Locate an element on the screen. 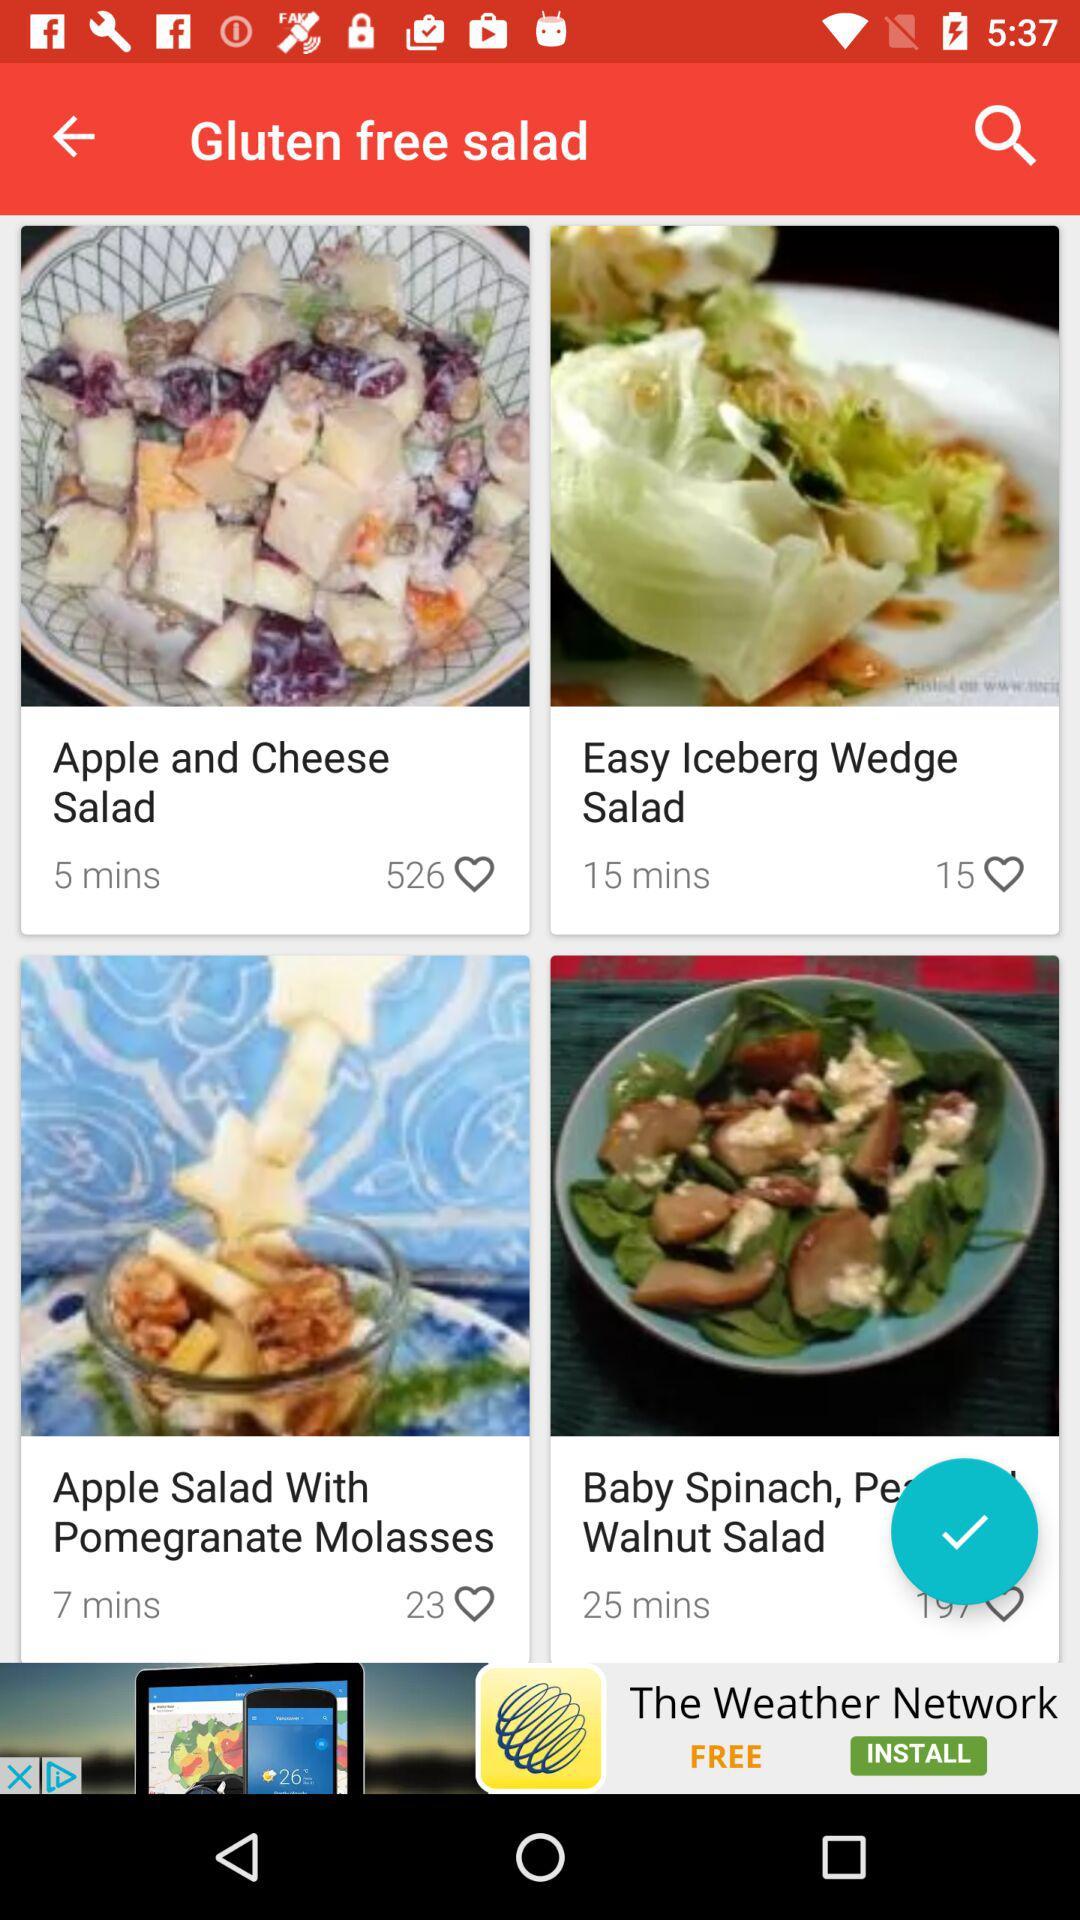 The height and width of the screenshot is (1920, 1080). confirm selection button is located at coordinates (963, 1530).